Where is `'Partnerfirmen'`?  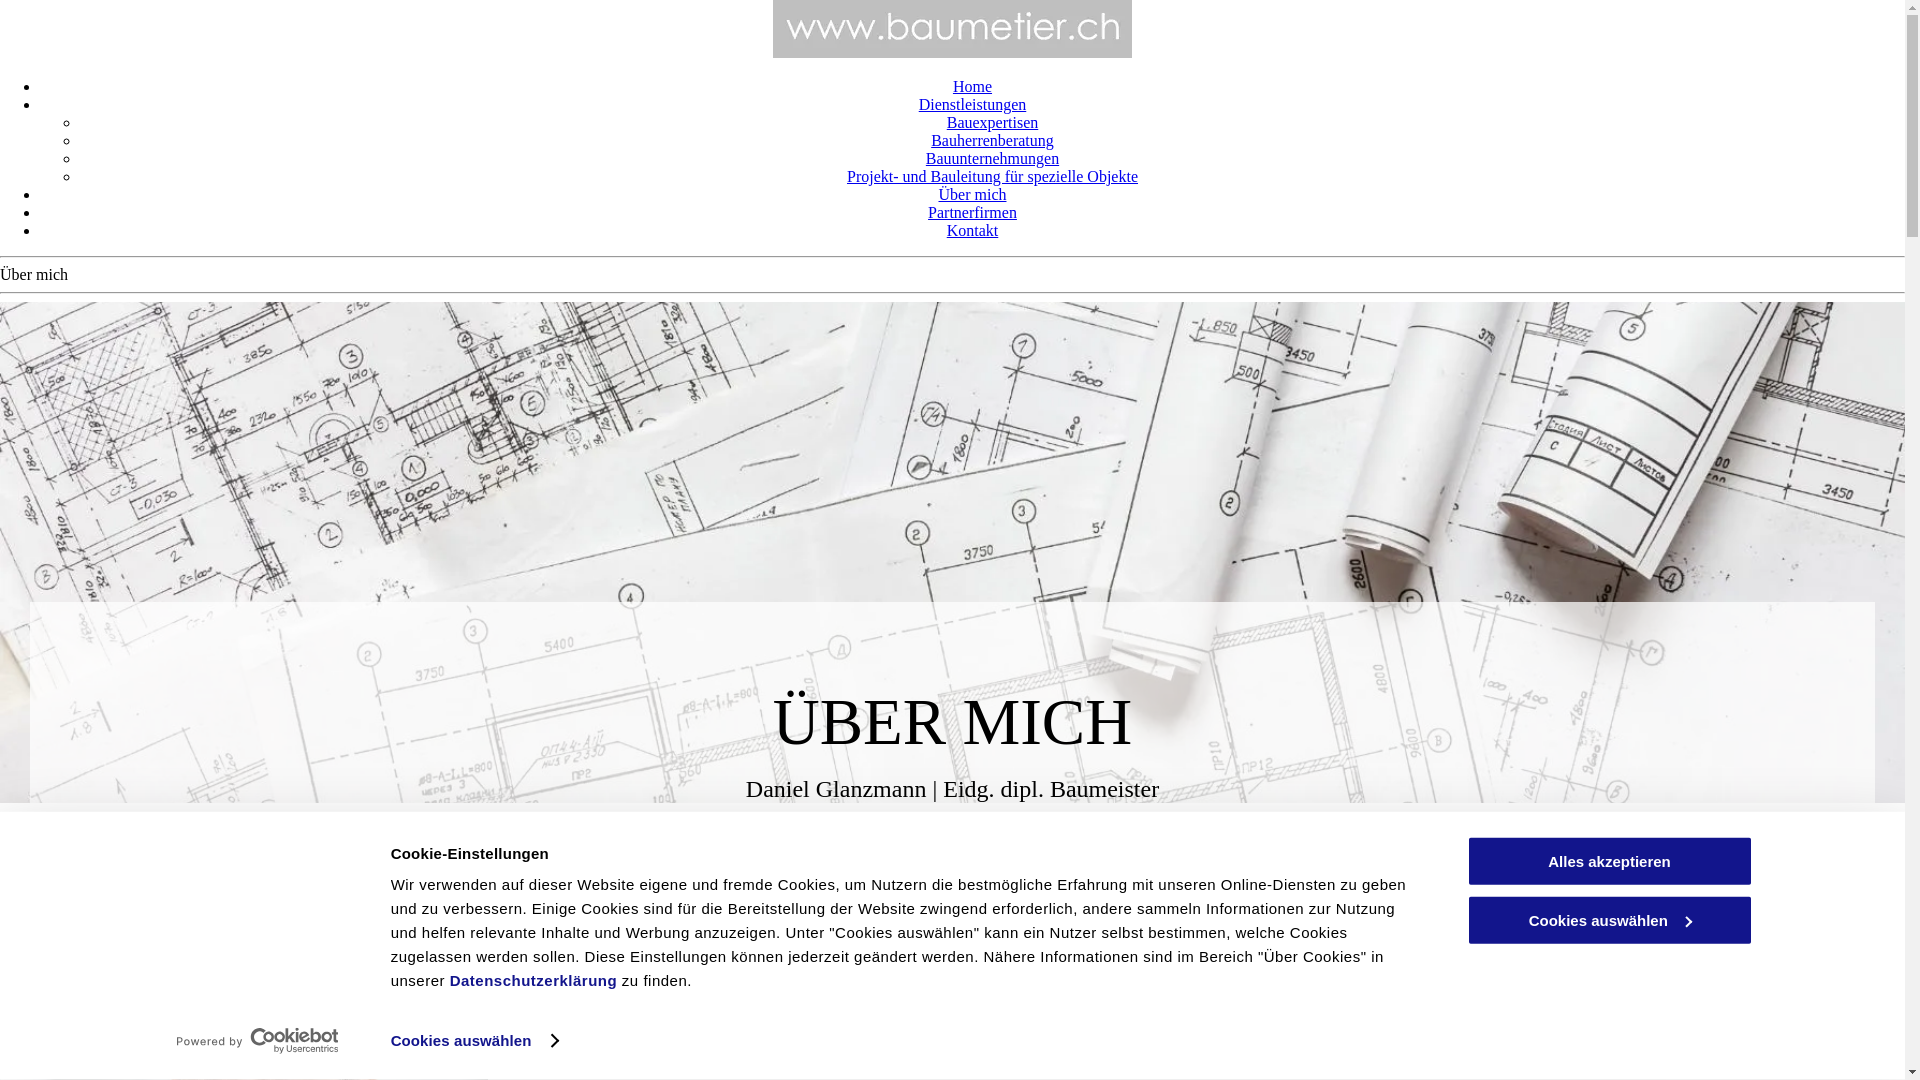
'Partnerfirmen' is located at coordinates (972, 212).